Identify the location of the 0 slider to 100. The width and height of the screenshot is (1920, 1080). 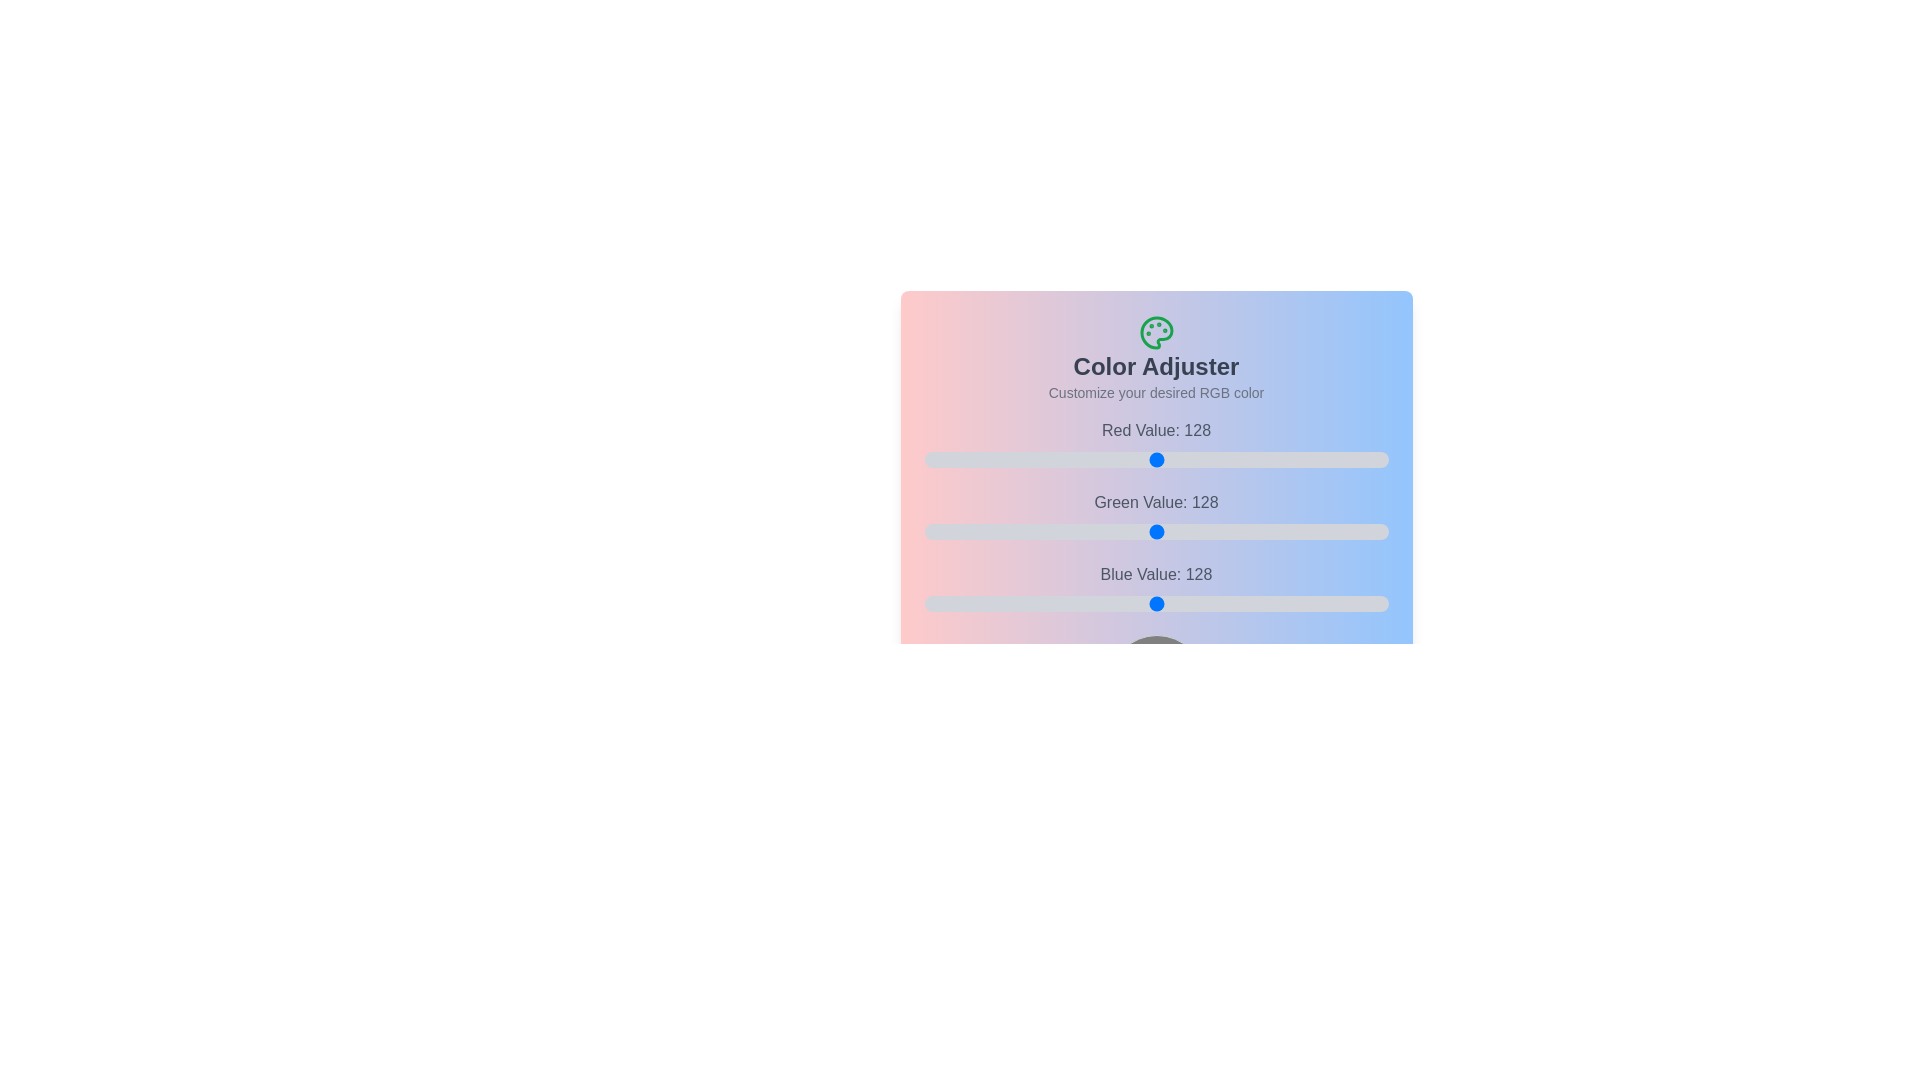
(1246, 459).